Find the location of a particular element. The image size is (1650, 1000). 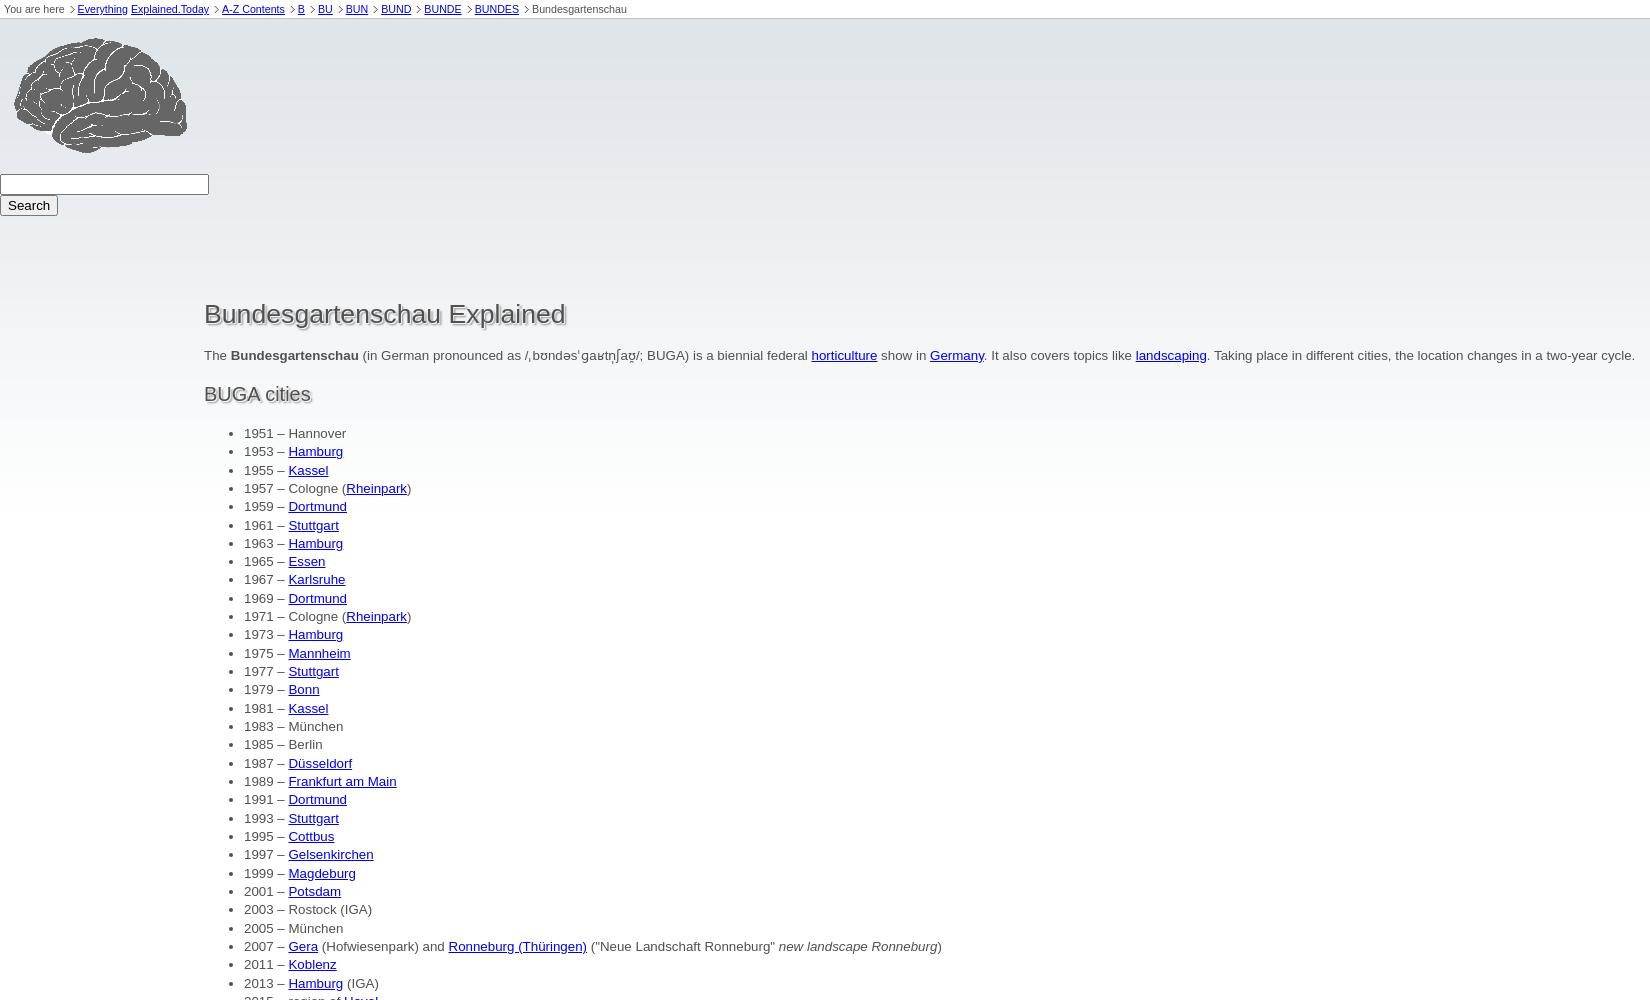

'BUND' is located at coordinates (396, 9).